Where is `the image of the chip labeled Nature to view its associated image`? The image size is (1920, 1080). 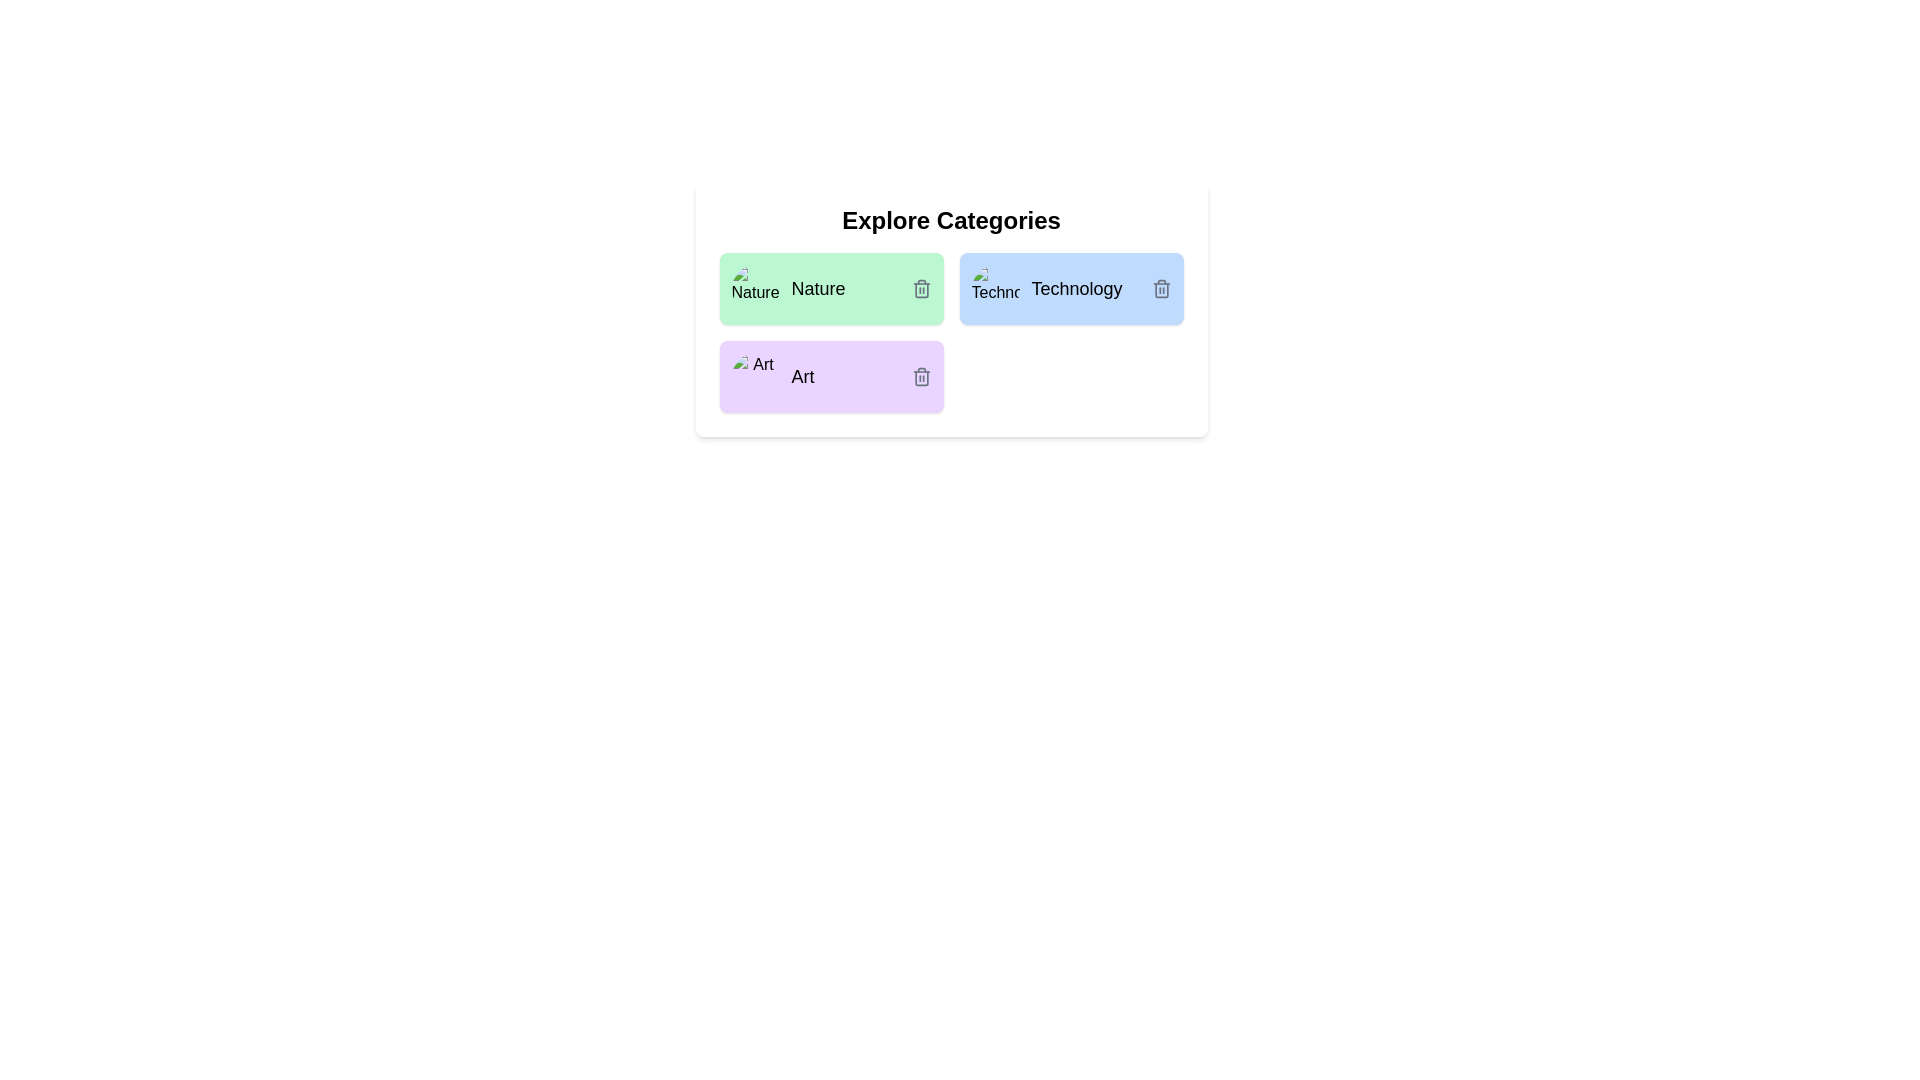
the image of the chip labeled Nature to view its associated image is located at coordinates (754, 289).